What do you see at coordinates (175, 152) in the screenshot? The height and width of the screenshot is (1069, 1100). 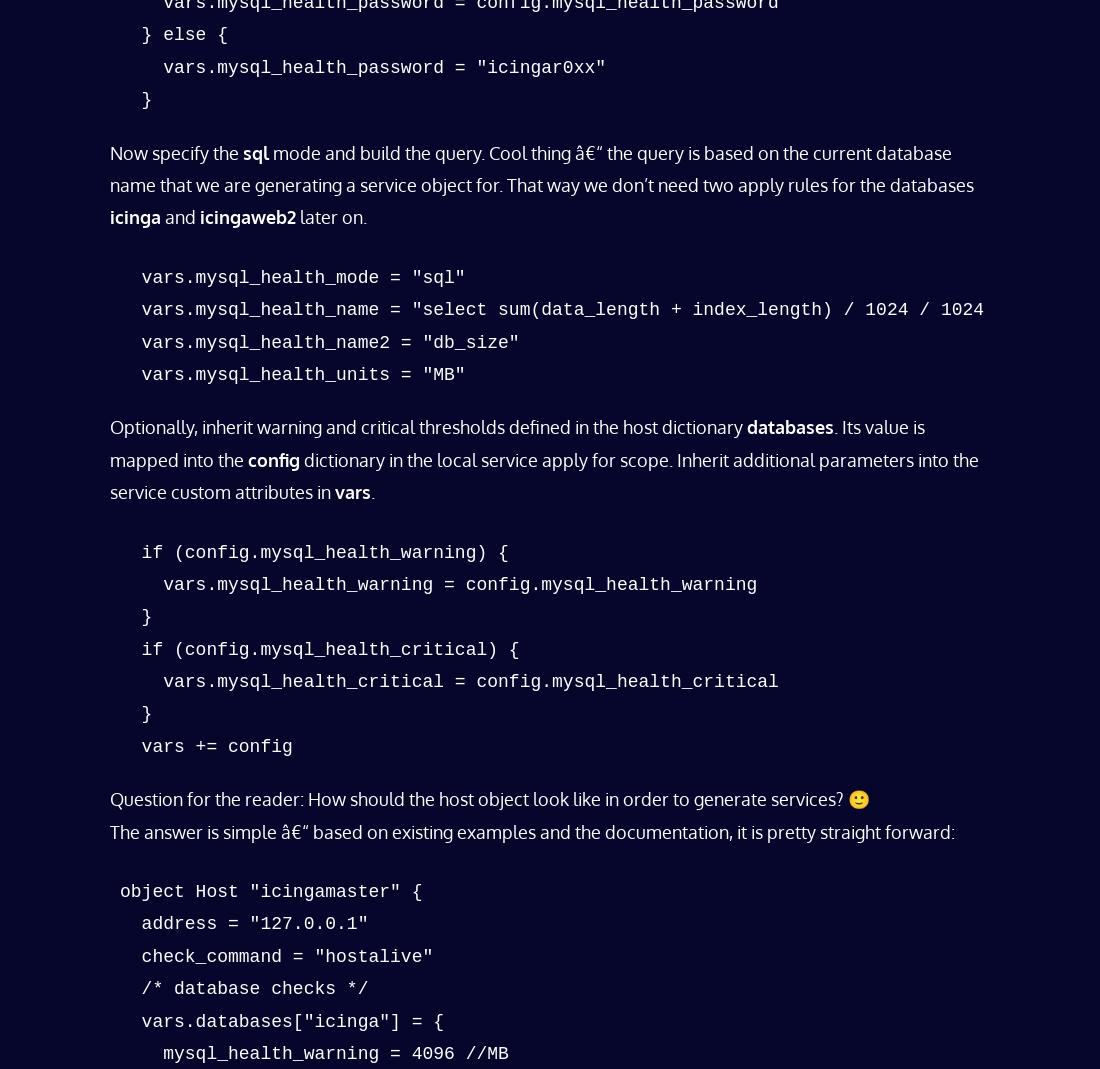 I see `'Now specify the'` at bounding box center [175, 152].